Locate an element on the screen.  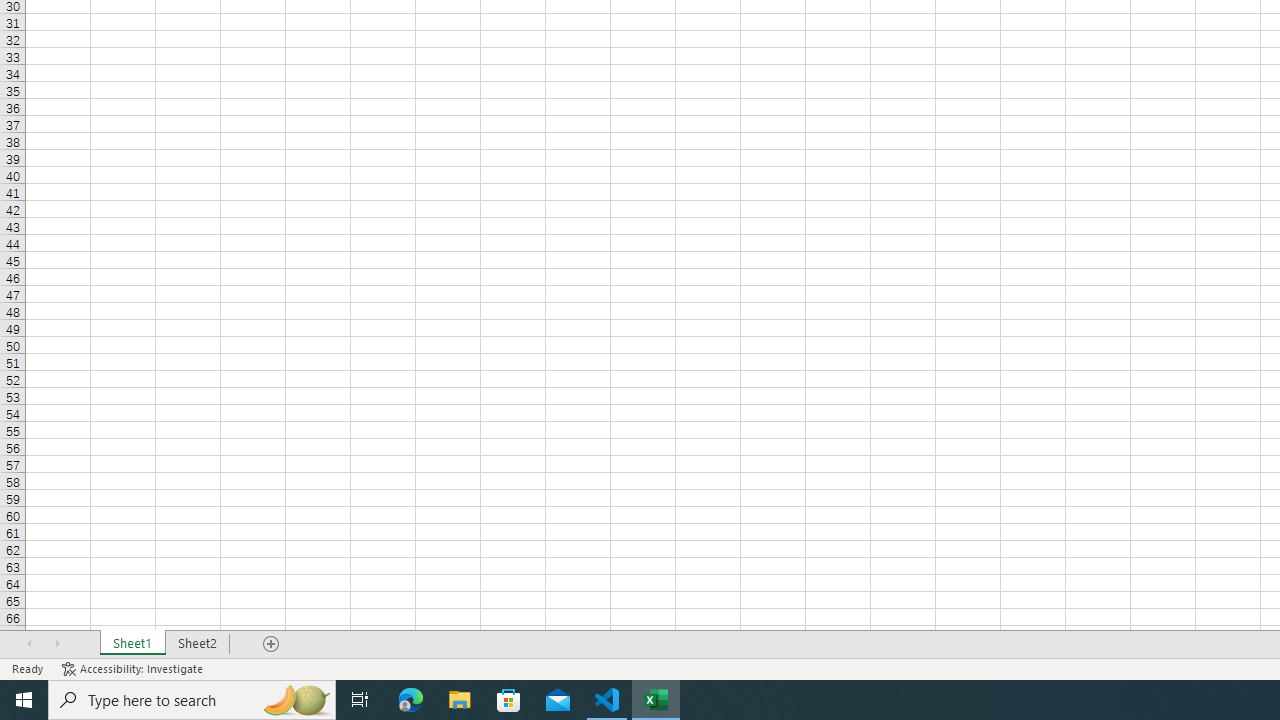
'Scroll Left' is located at coordinates (29, 644).